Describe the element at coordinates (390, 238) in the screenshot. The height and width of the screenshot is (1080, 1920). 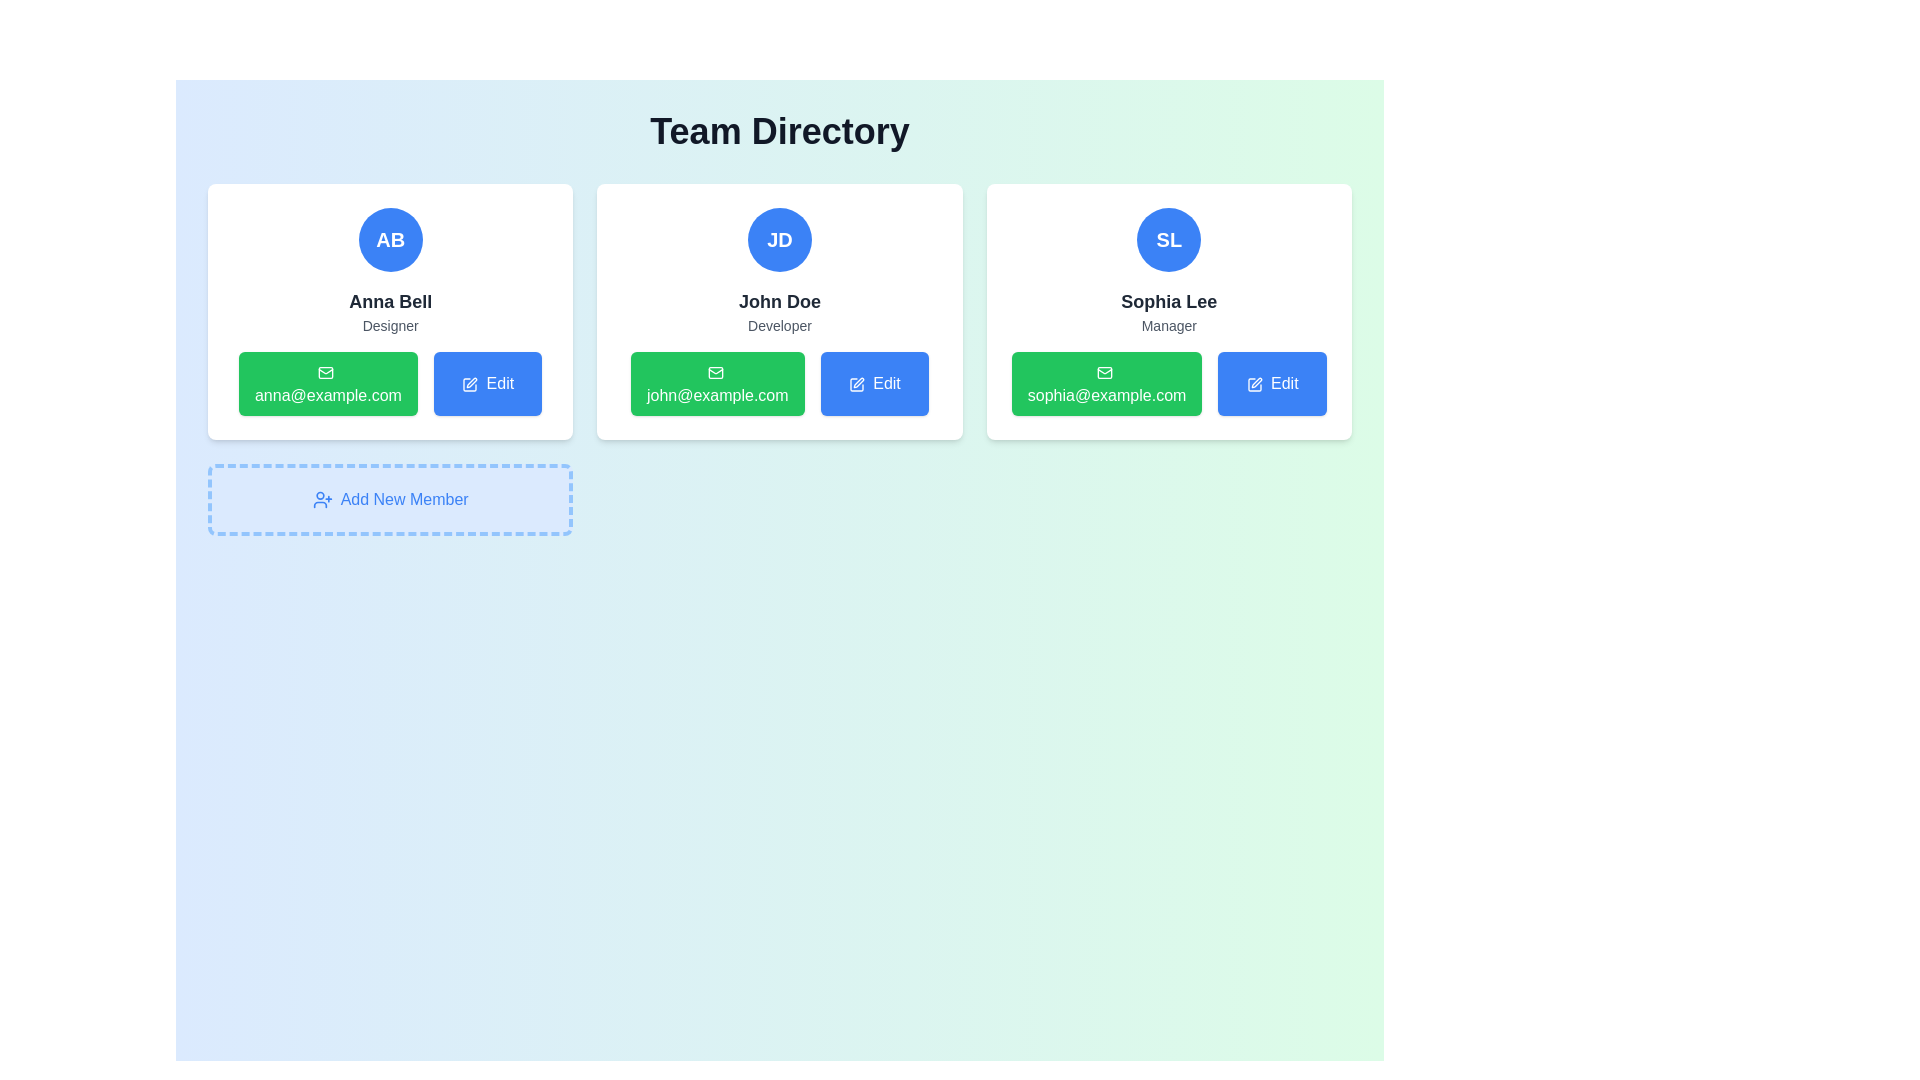
I see `the circular badge with a blue background and white 'AB' text representing Anna Bell in the team directory layout` at that location.